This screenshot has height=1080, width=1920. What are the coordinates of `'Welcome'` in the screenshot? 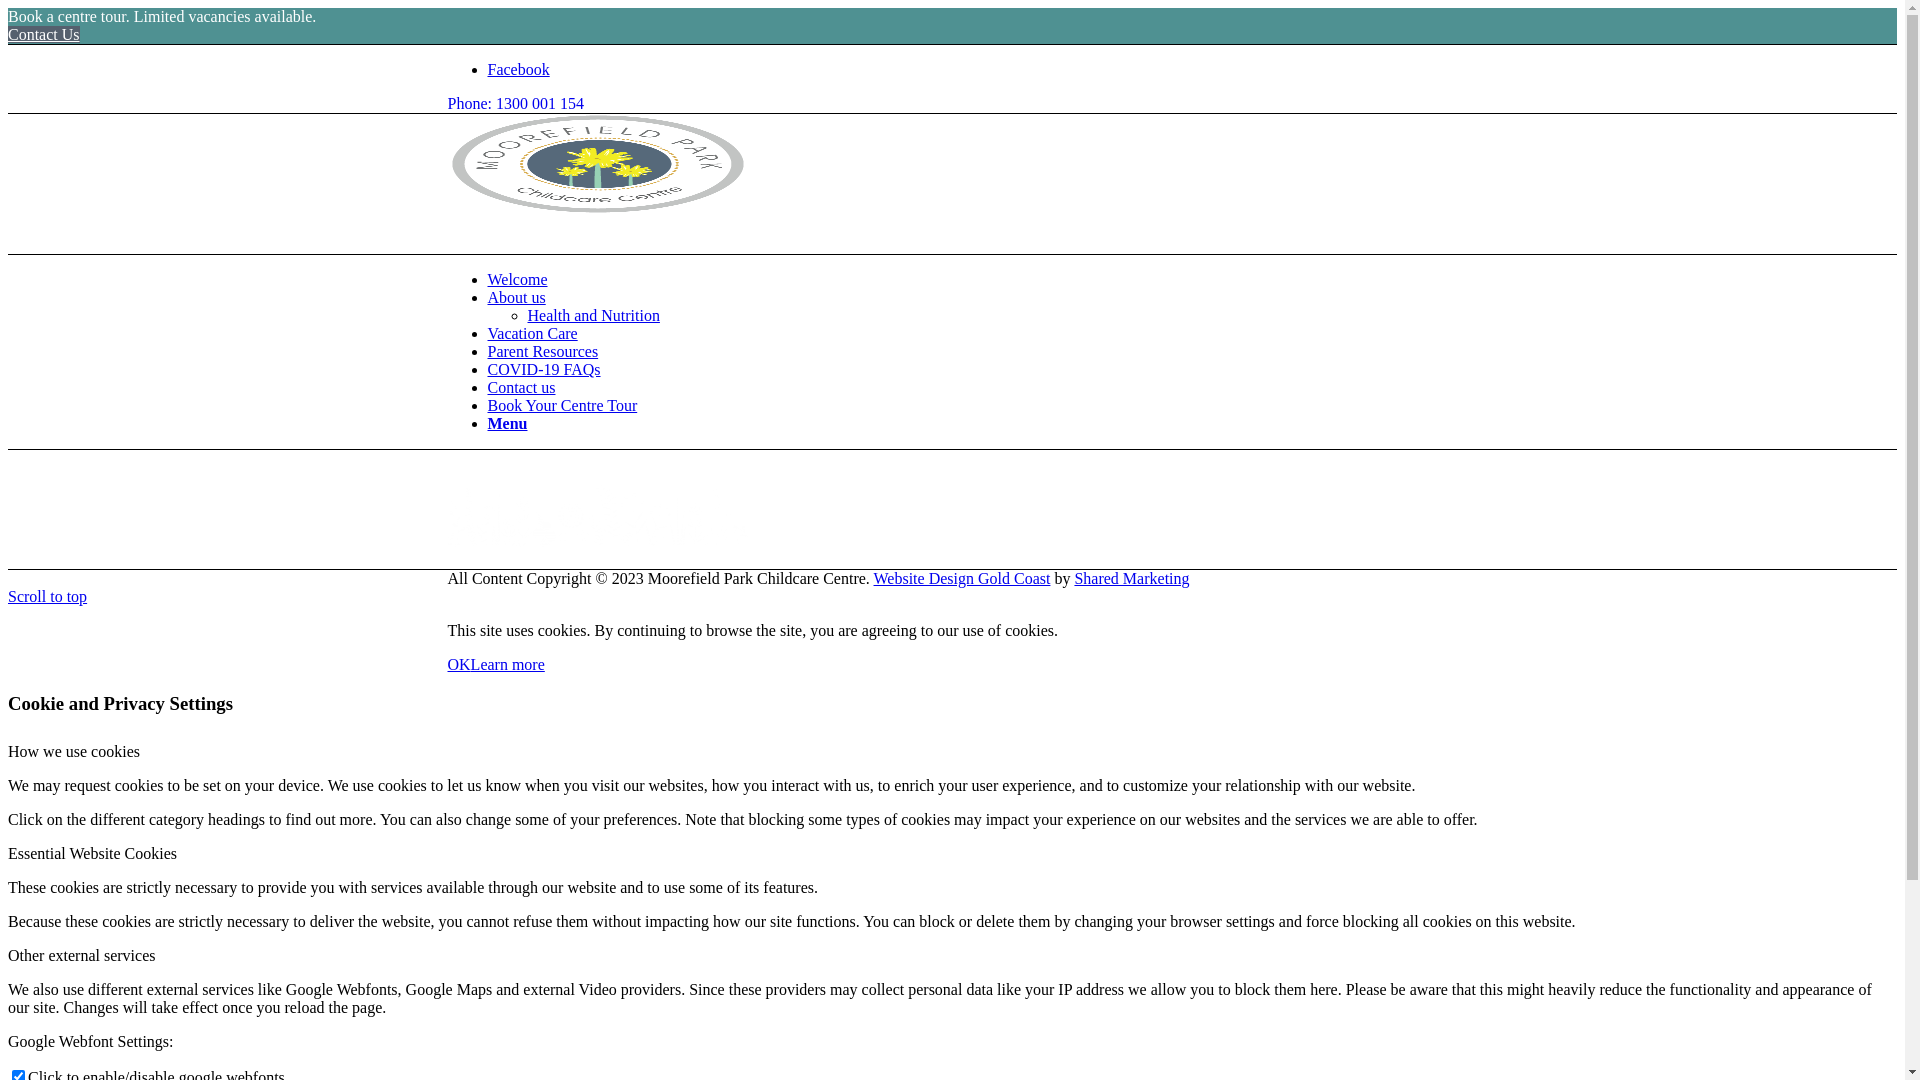 It's located at (488, 279).